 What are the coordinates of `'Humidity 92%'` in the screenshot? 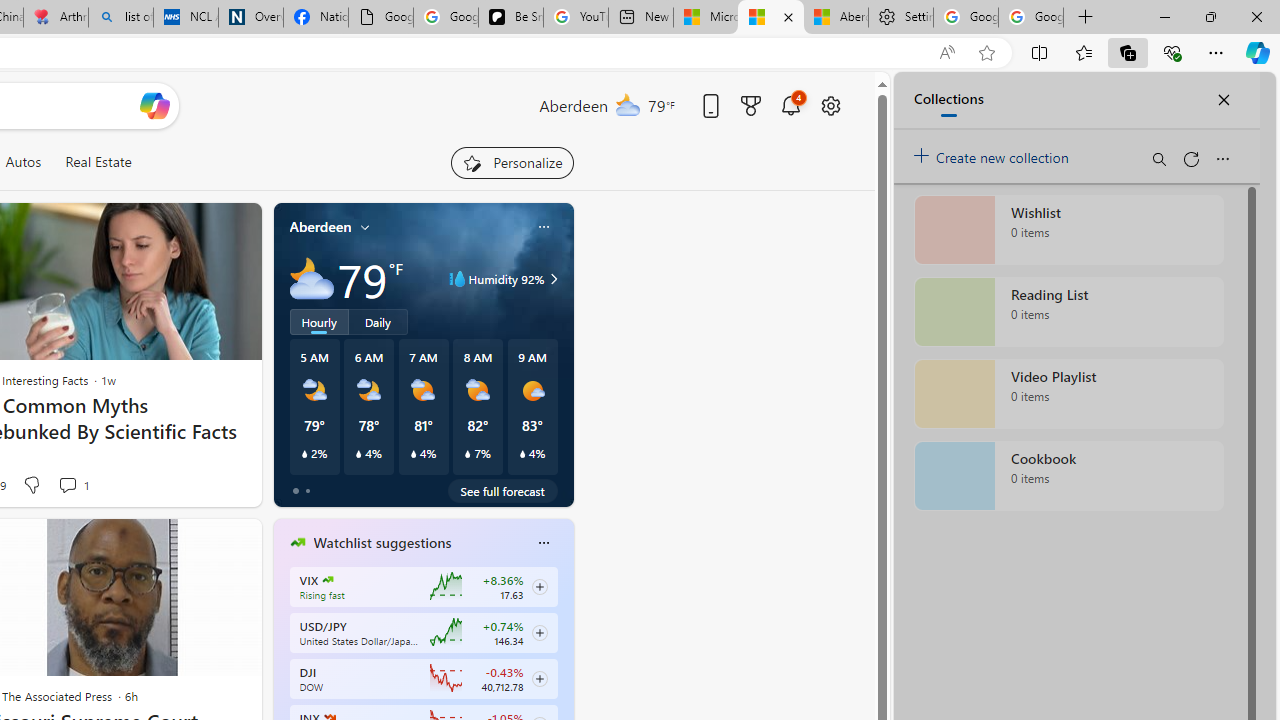 It's located at (551, 279).